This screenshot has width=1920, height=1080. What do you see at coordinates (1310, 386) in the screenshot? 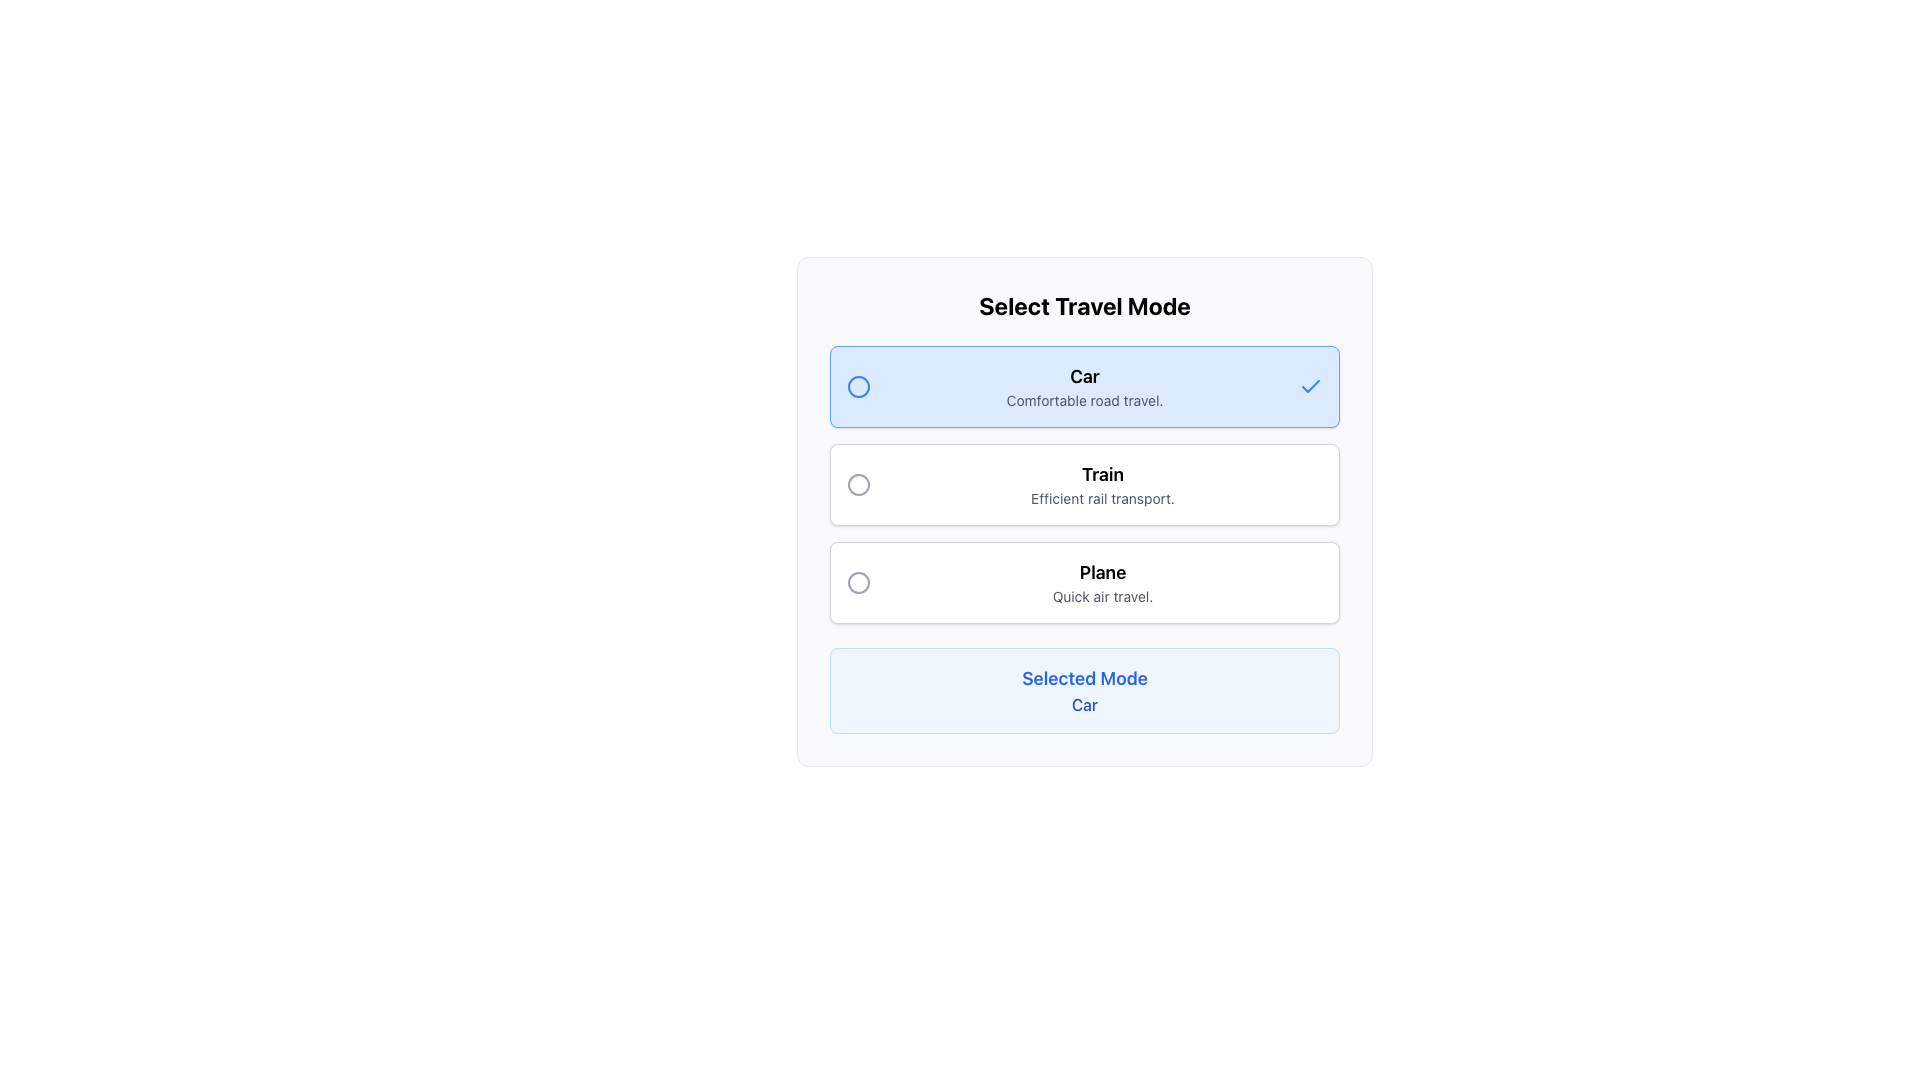
I see `the small blue checkmark icon next to the 'Car' text` at bounding box center [1310, 386].